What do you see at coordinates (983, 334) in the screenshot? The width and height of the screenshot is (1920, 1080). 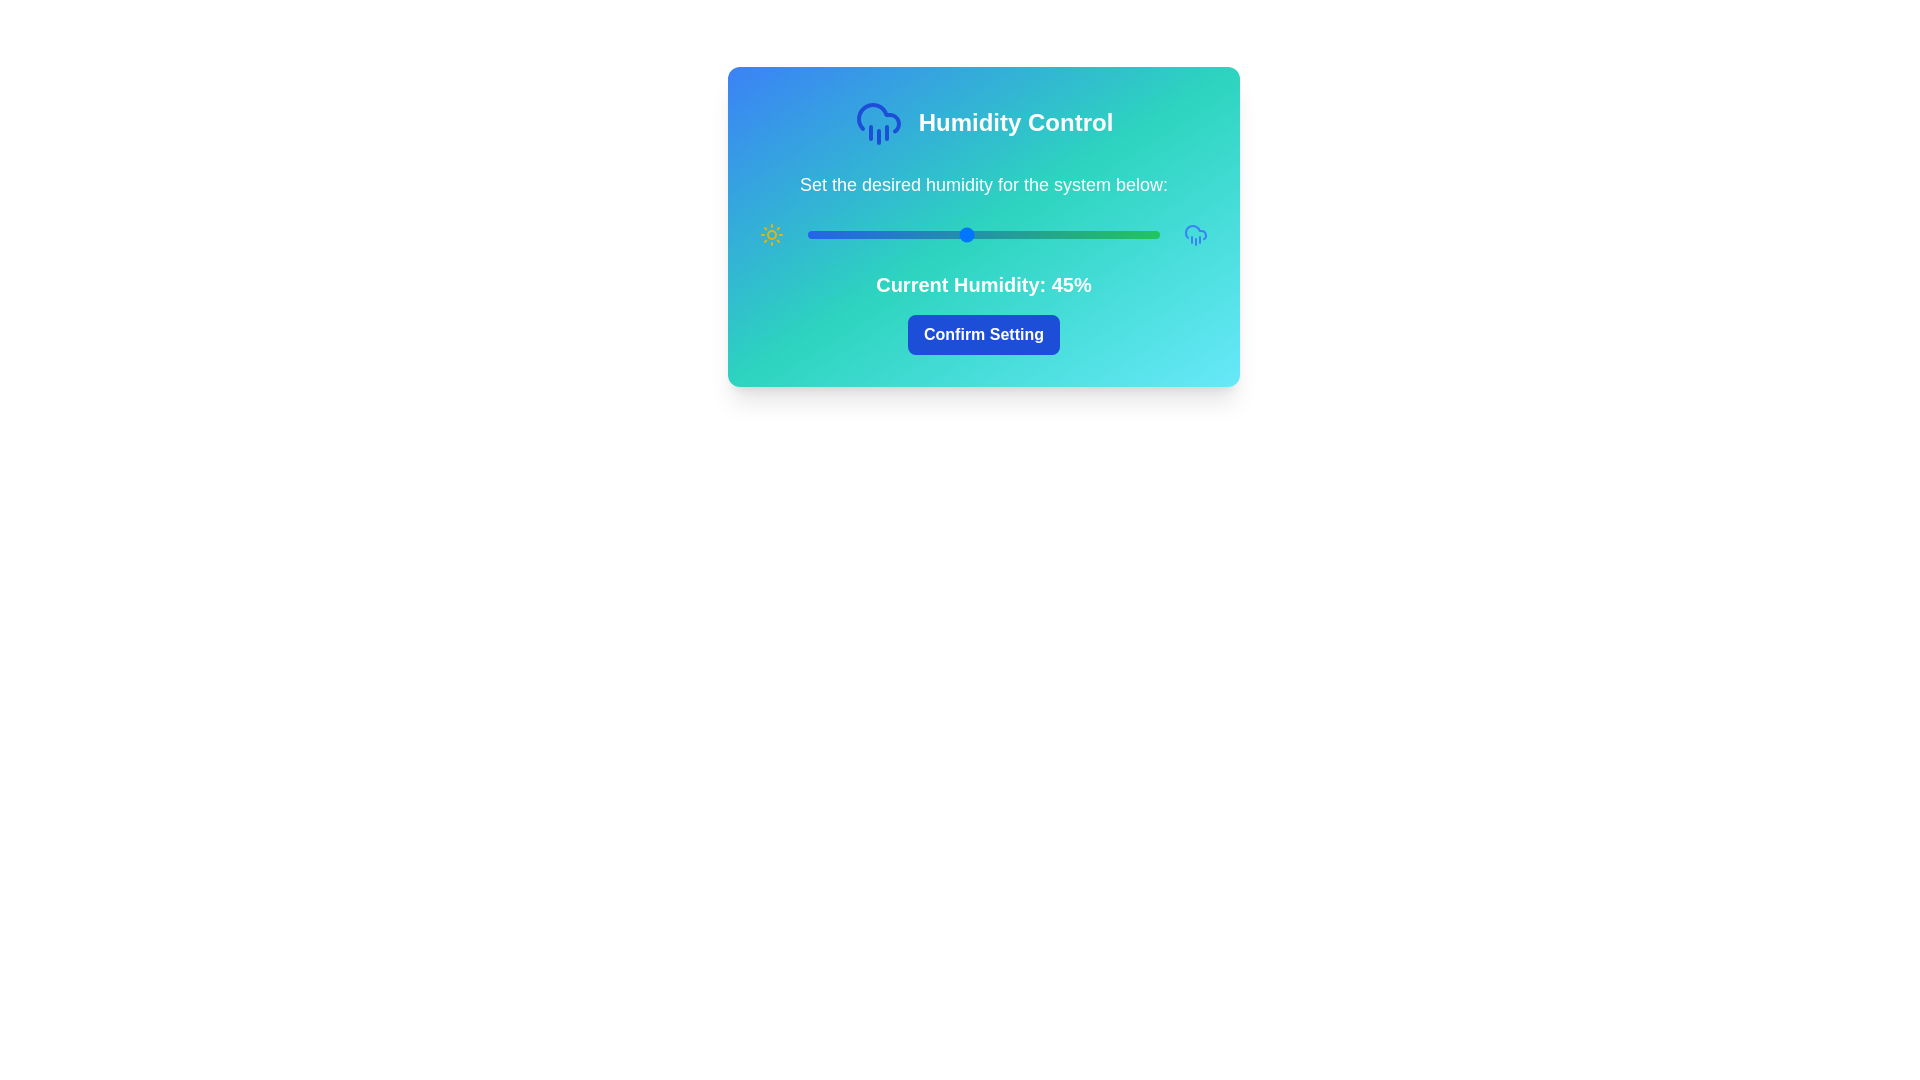 I see `the 'Confirm Setting' button to confirm the humidity setting` at bounding box center [983, 334].